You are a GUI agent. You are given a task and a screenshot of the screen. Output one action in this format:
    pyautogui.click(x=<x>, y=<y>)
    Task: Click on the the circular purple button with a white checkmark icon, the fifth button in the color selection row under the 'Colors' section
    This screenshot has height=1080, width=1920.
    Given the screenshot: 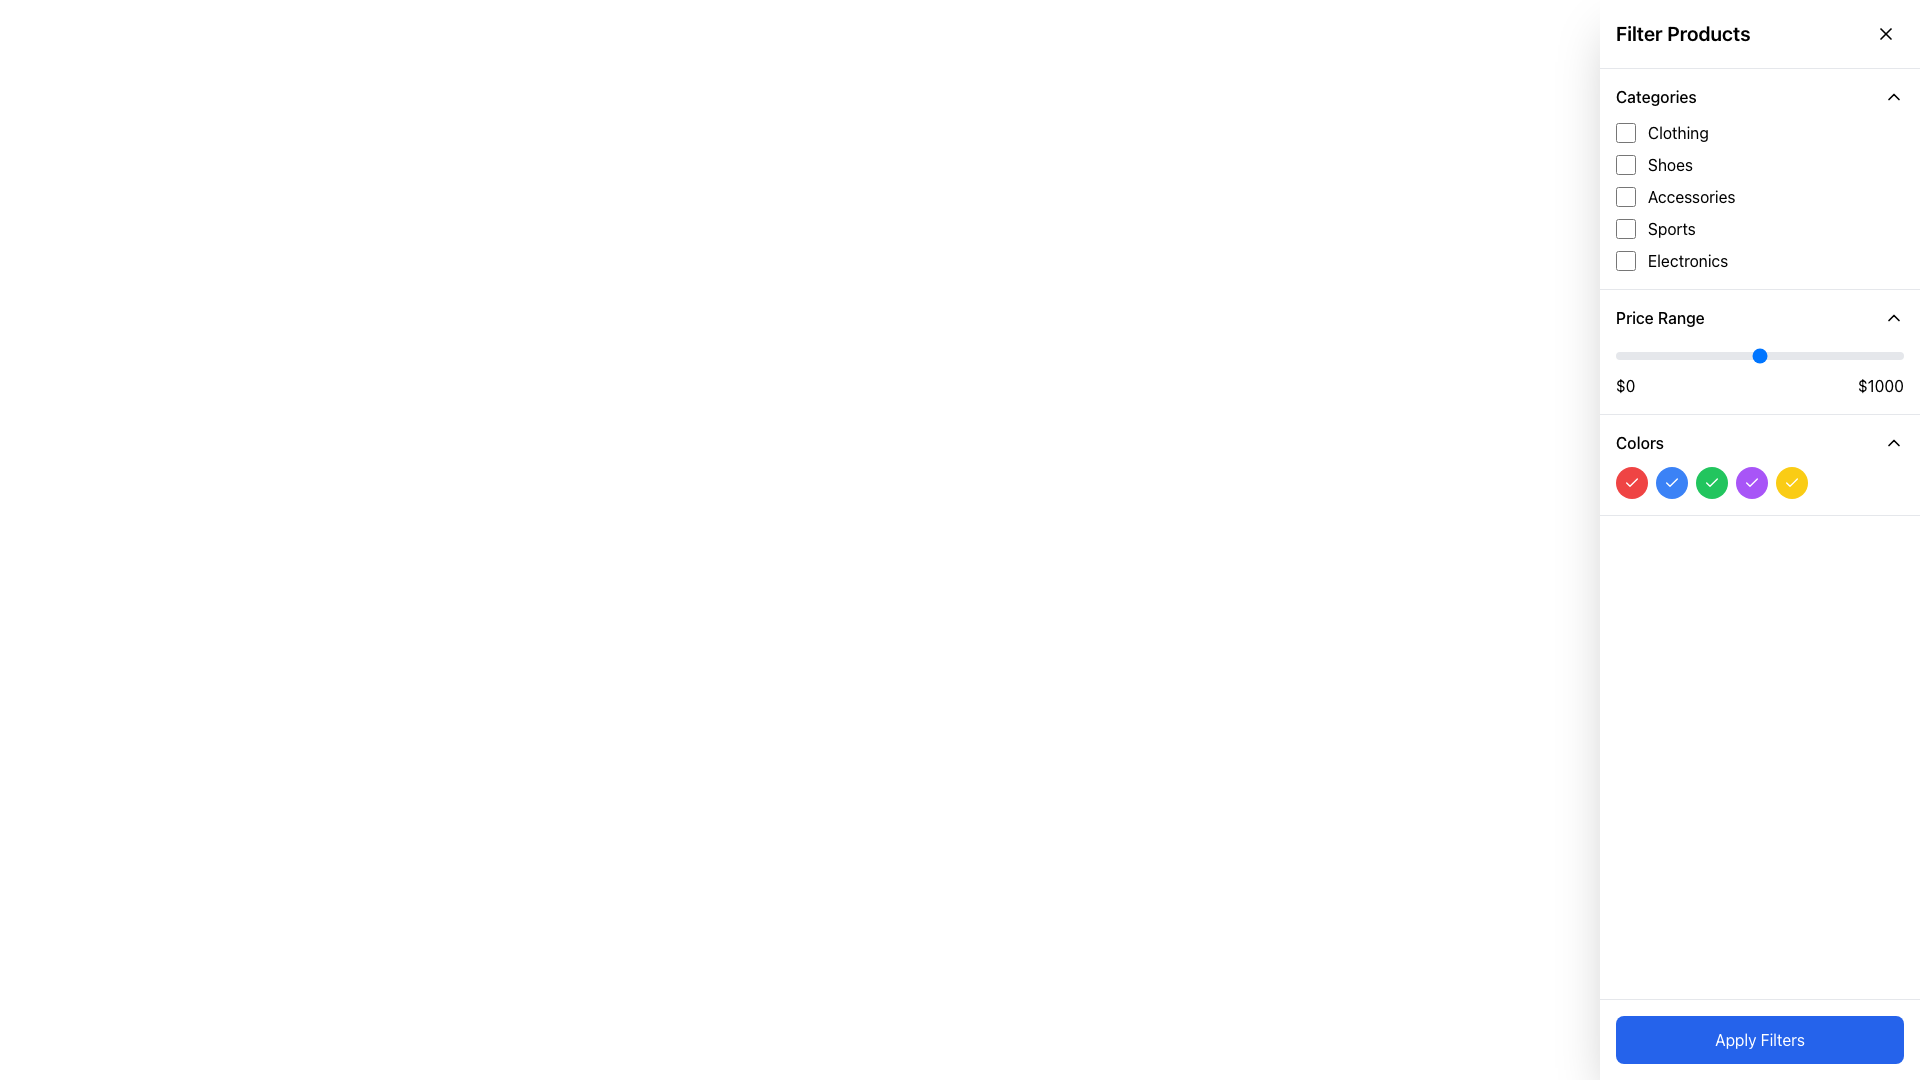 What is the action you would take?
    pyautogui.click(x=1751, y=482)
    